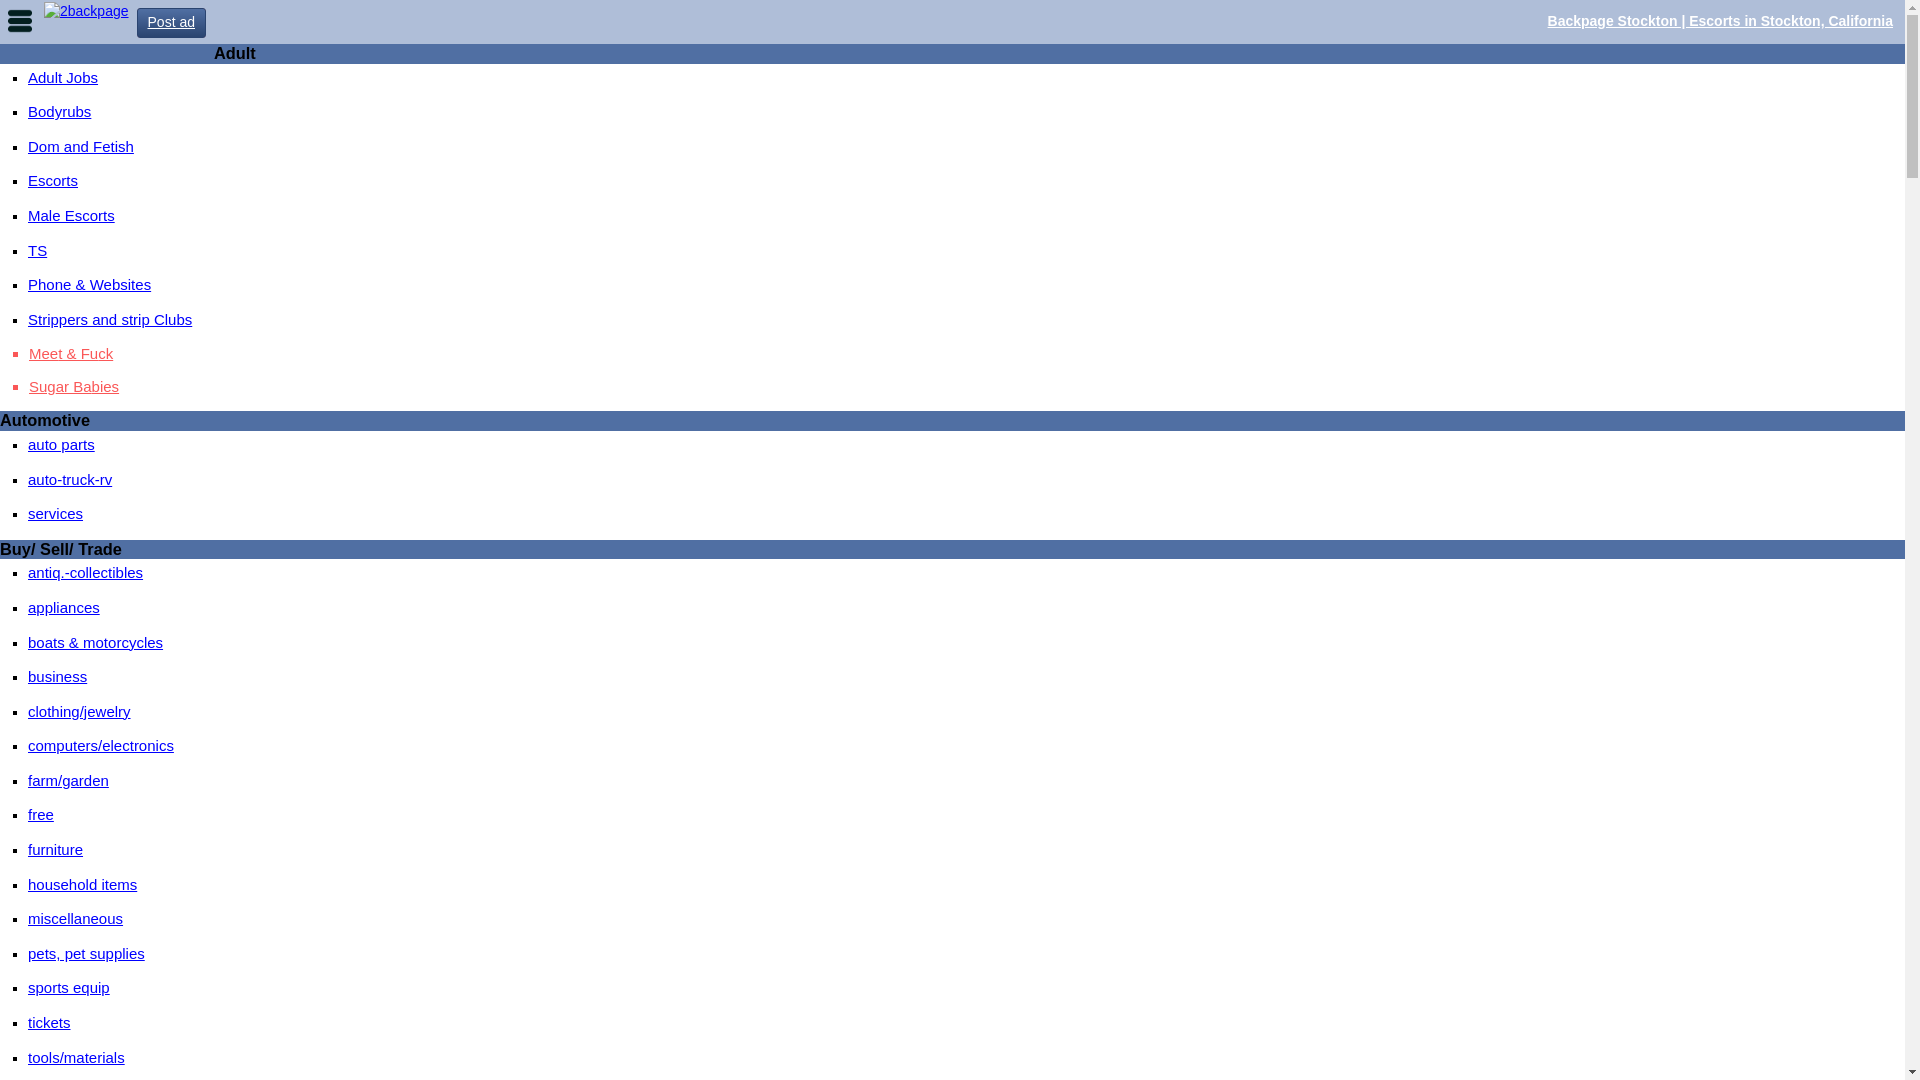 The image size is (1920, 1080). I want to click on 'boats & motorcycles', so click(94, 642).